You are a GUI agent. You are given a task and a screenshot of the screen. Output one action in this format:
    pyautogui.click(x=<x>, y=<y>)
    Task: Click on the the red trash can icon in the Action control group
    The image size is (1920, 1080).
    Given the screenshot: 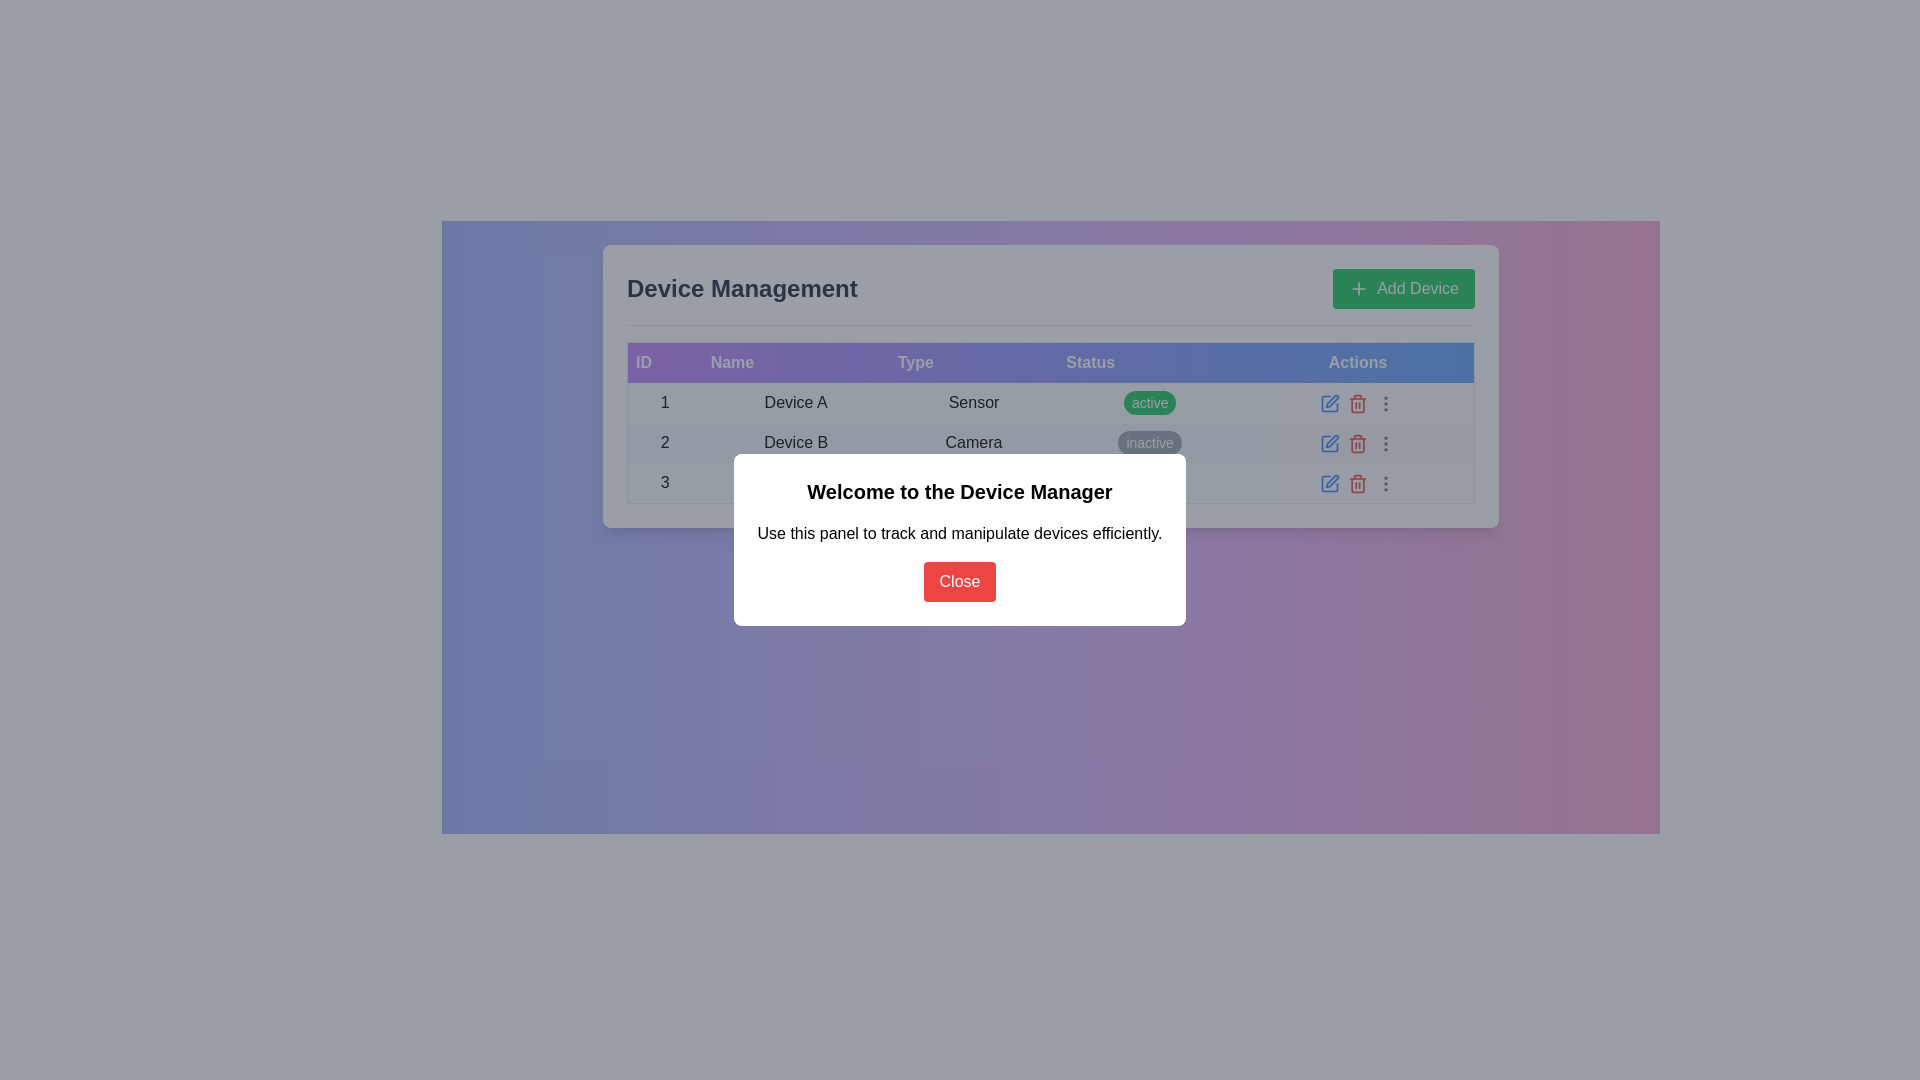 What is the action you would take?
    pyautogui.click(x=1358, y=402)
    